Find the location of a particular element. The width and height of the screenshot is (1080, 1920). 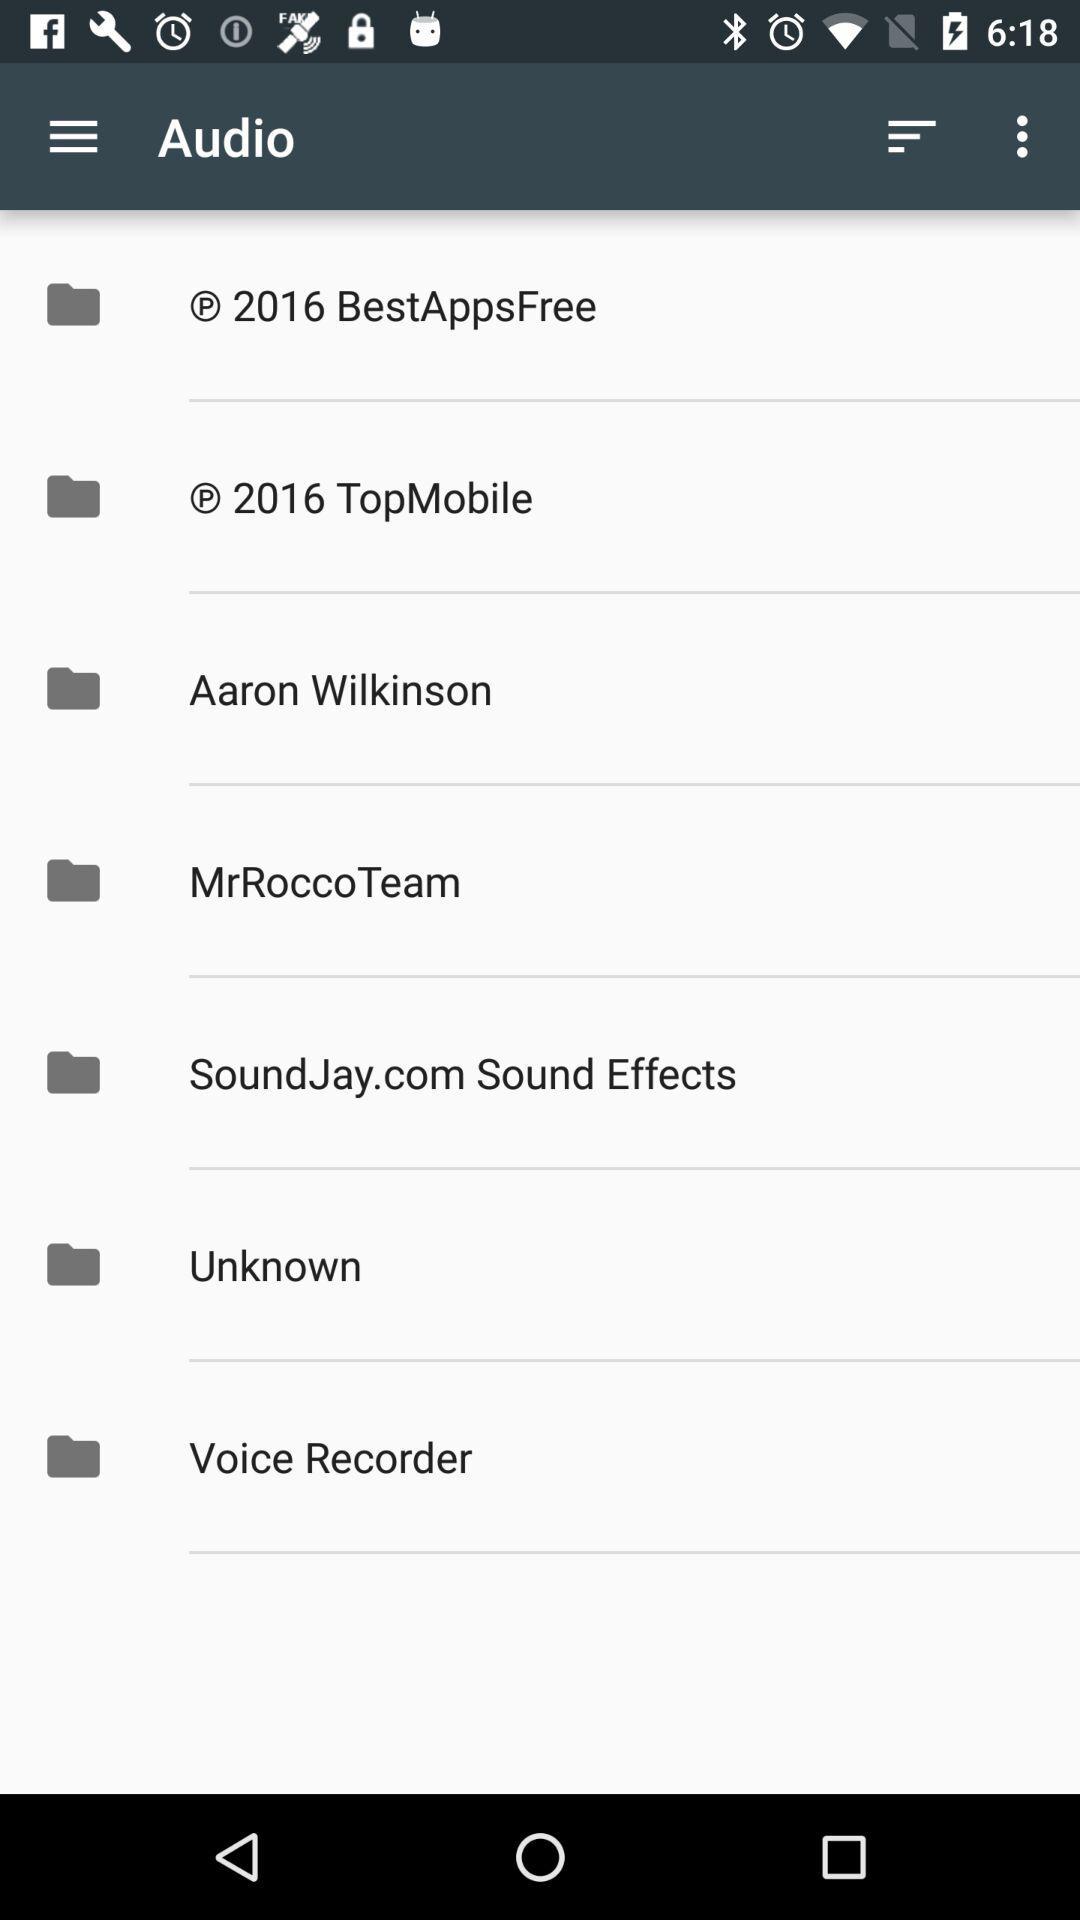

the fifth folder icon is located at coordinates (94, 1071).